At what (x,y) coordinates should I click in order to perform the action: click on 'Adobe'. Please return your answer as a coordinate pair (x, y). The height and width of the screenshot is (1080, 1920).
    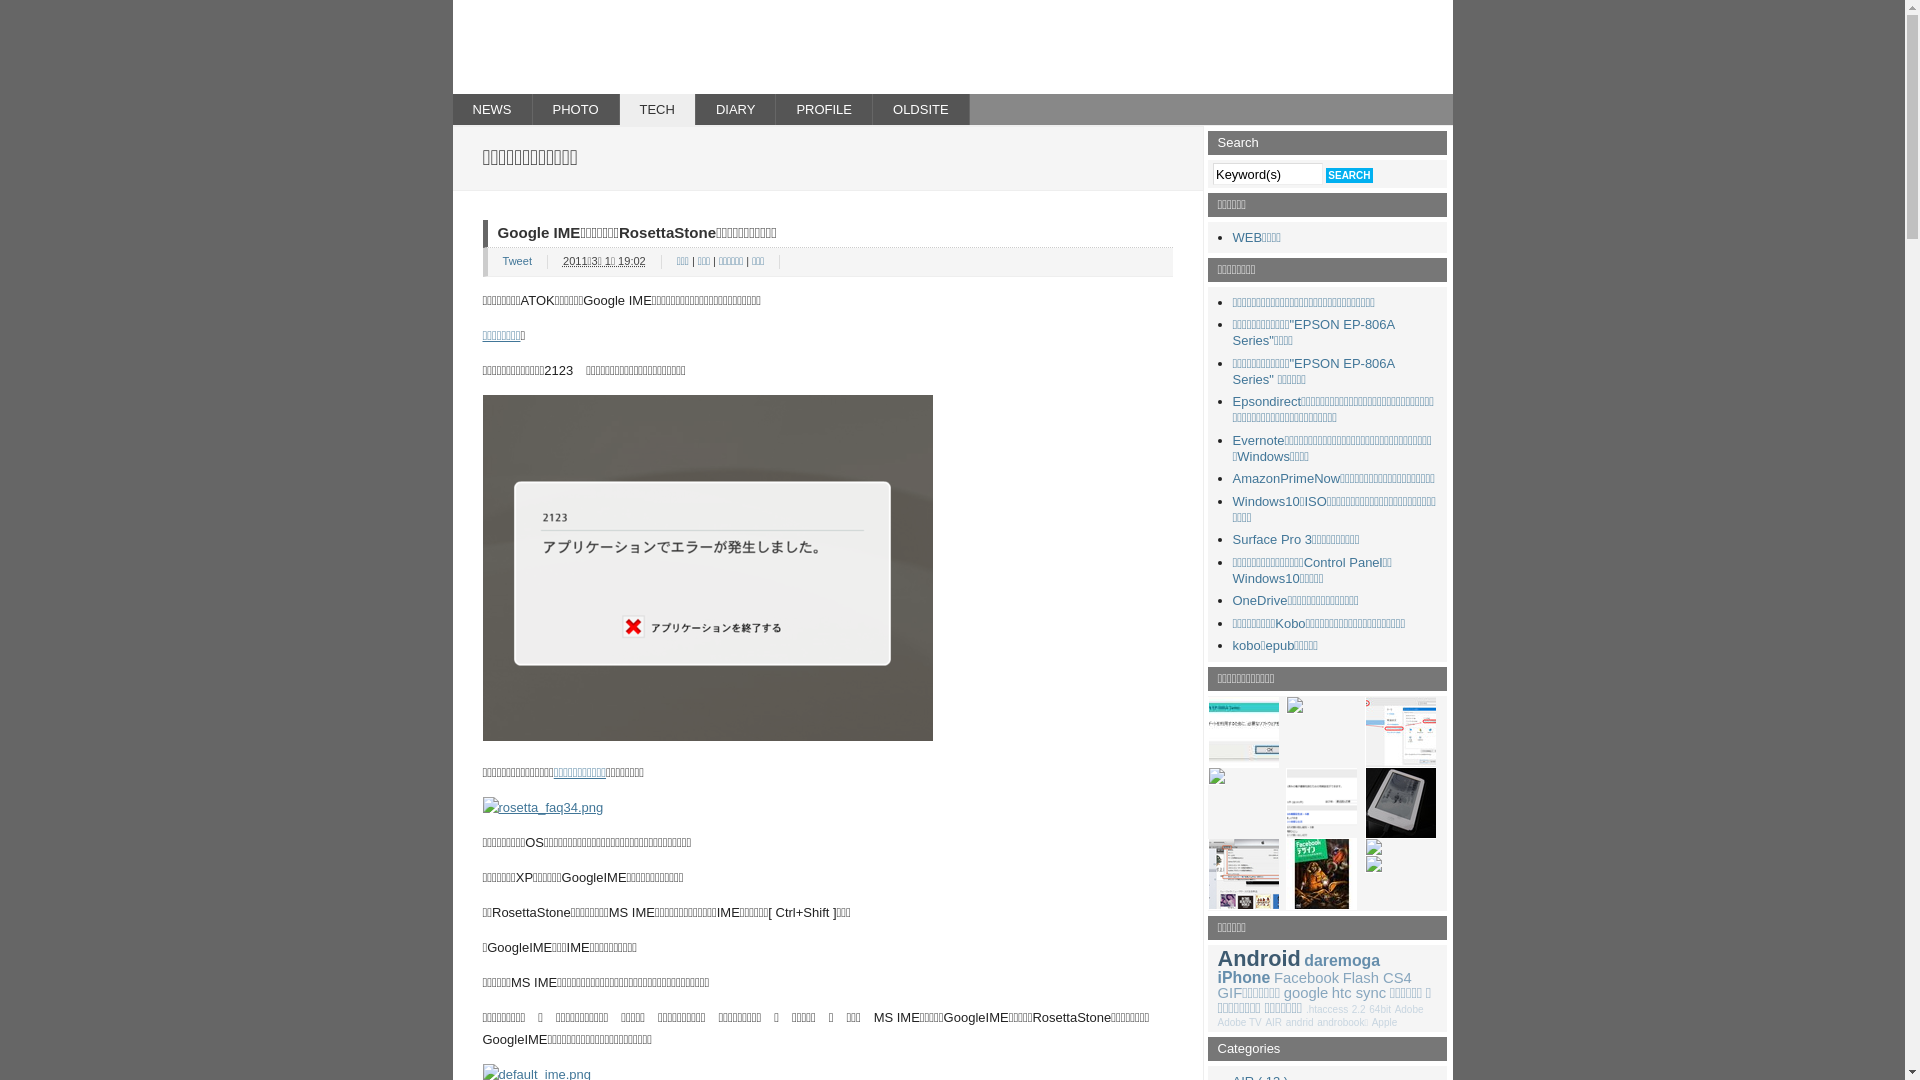
    Looking at the image, I should click on (1408, 1009).